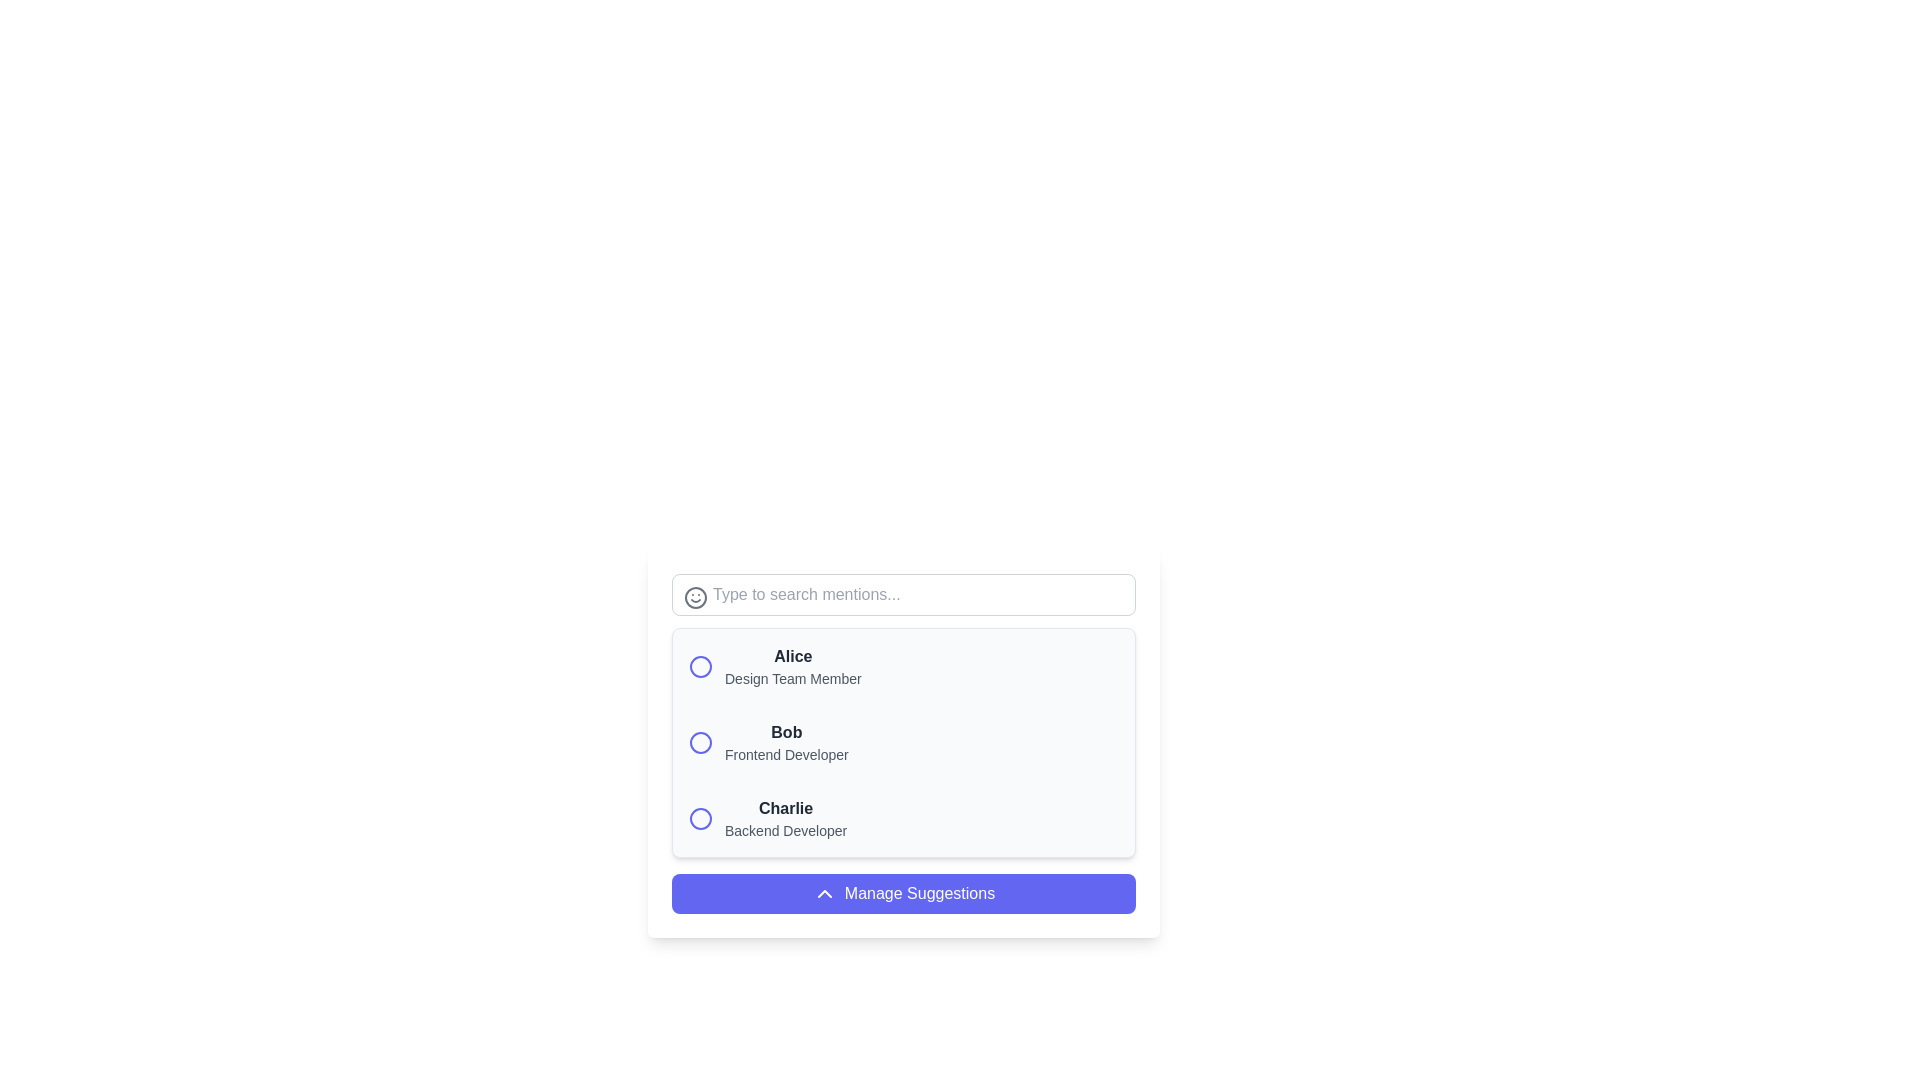 This screenshot has width=1920, height=1080. I want to click on the selectable text option displaying 'Bob' which is the second entry in a dropdown list, so click(785, 743).